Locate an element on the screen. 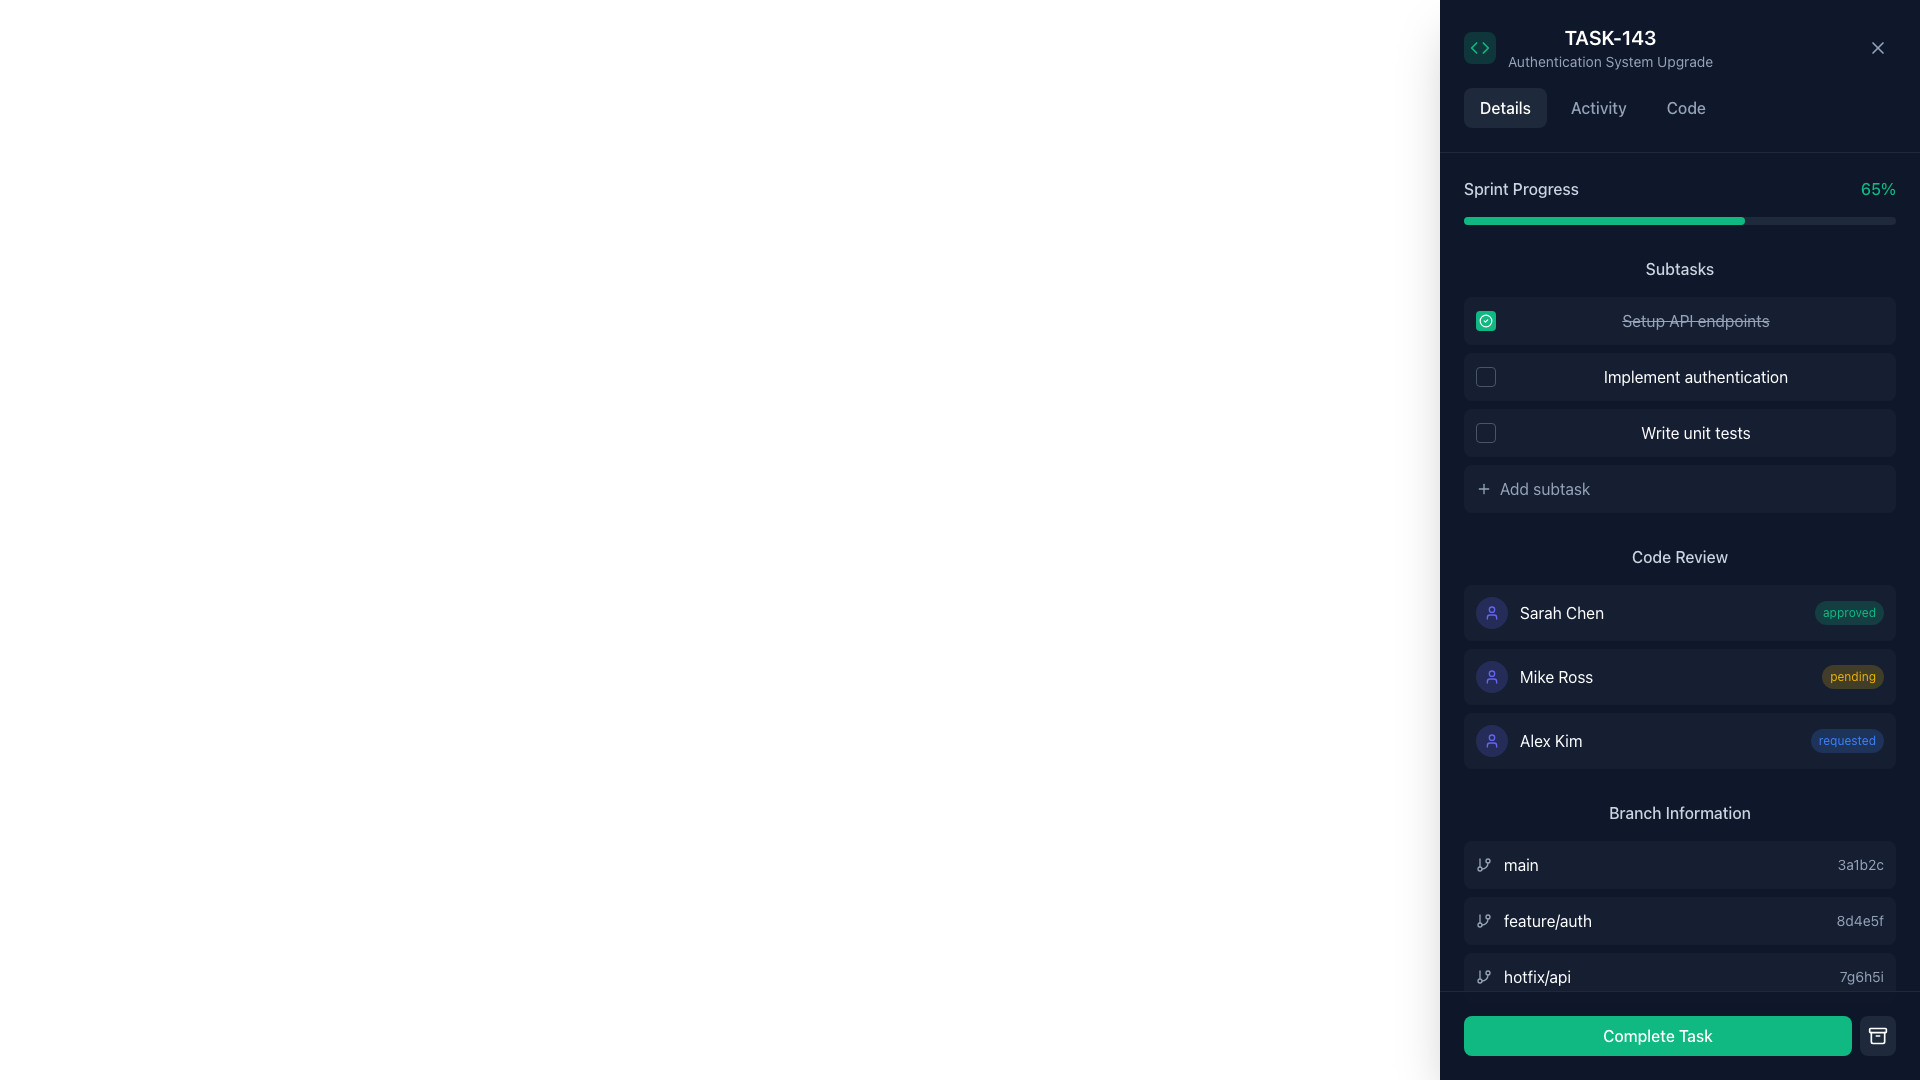 The image size is (1920, 1080). the text label displaying 'Sarah Chen' in the 'Code Review' section for potential interaction or is located at coordinates (1561, 612).